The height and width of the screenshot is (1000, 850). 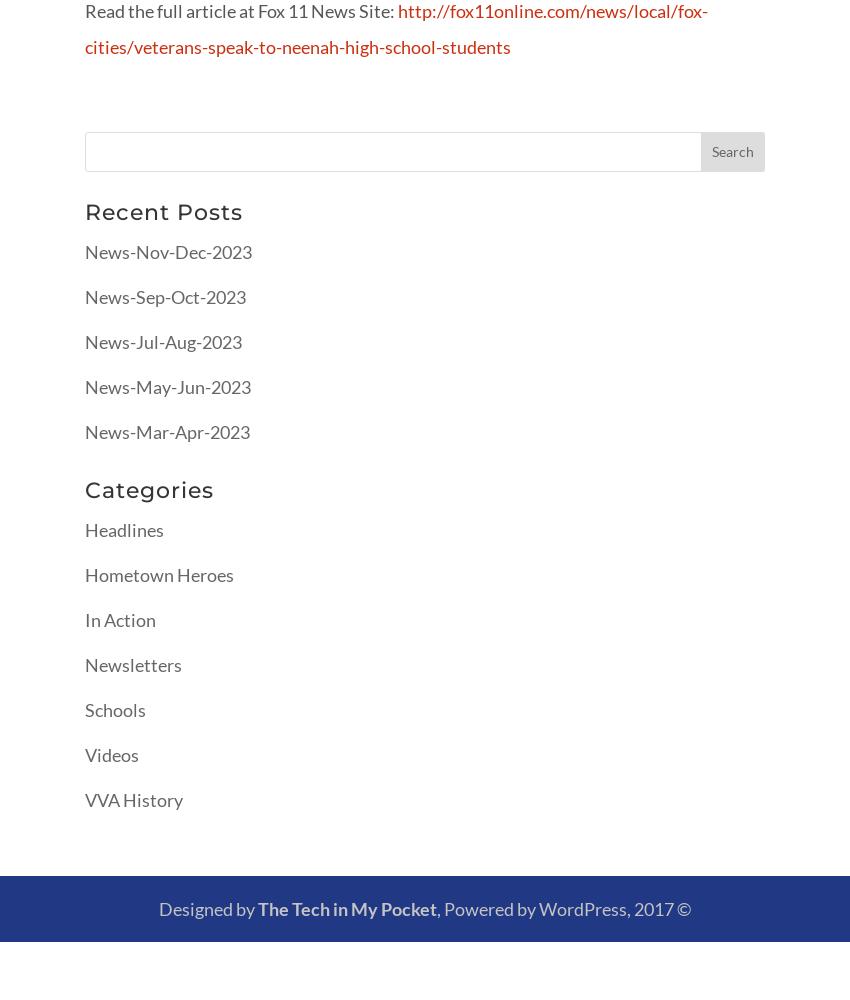 I want to click on 'Videos', so click(x=111, y=754).